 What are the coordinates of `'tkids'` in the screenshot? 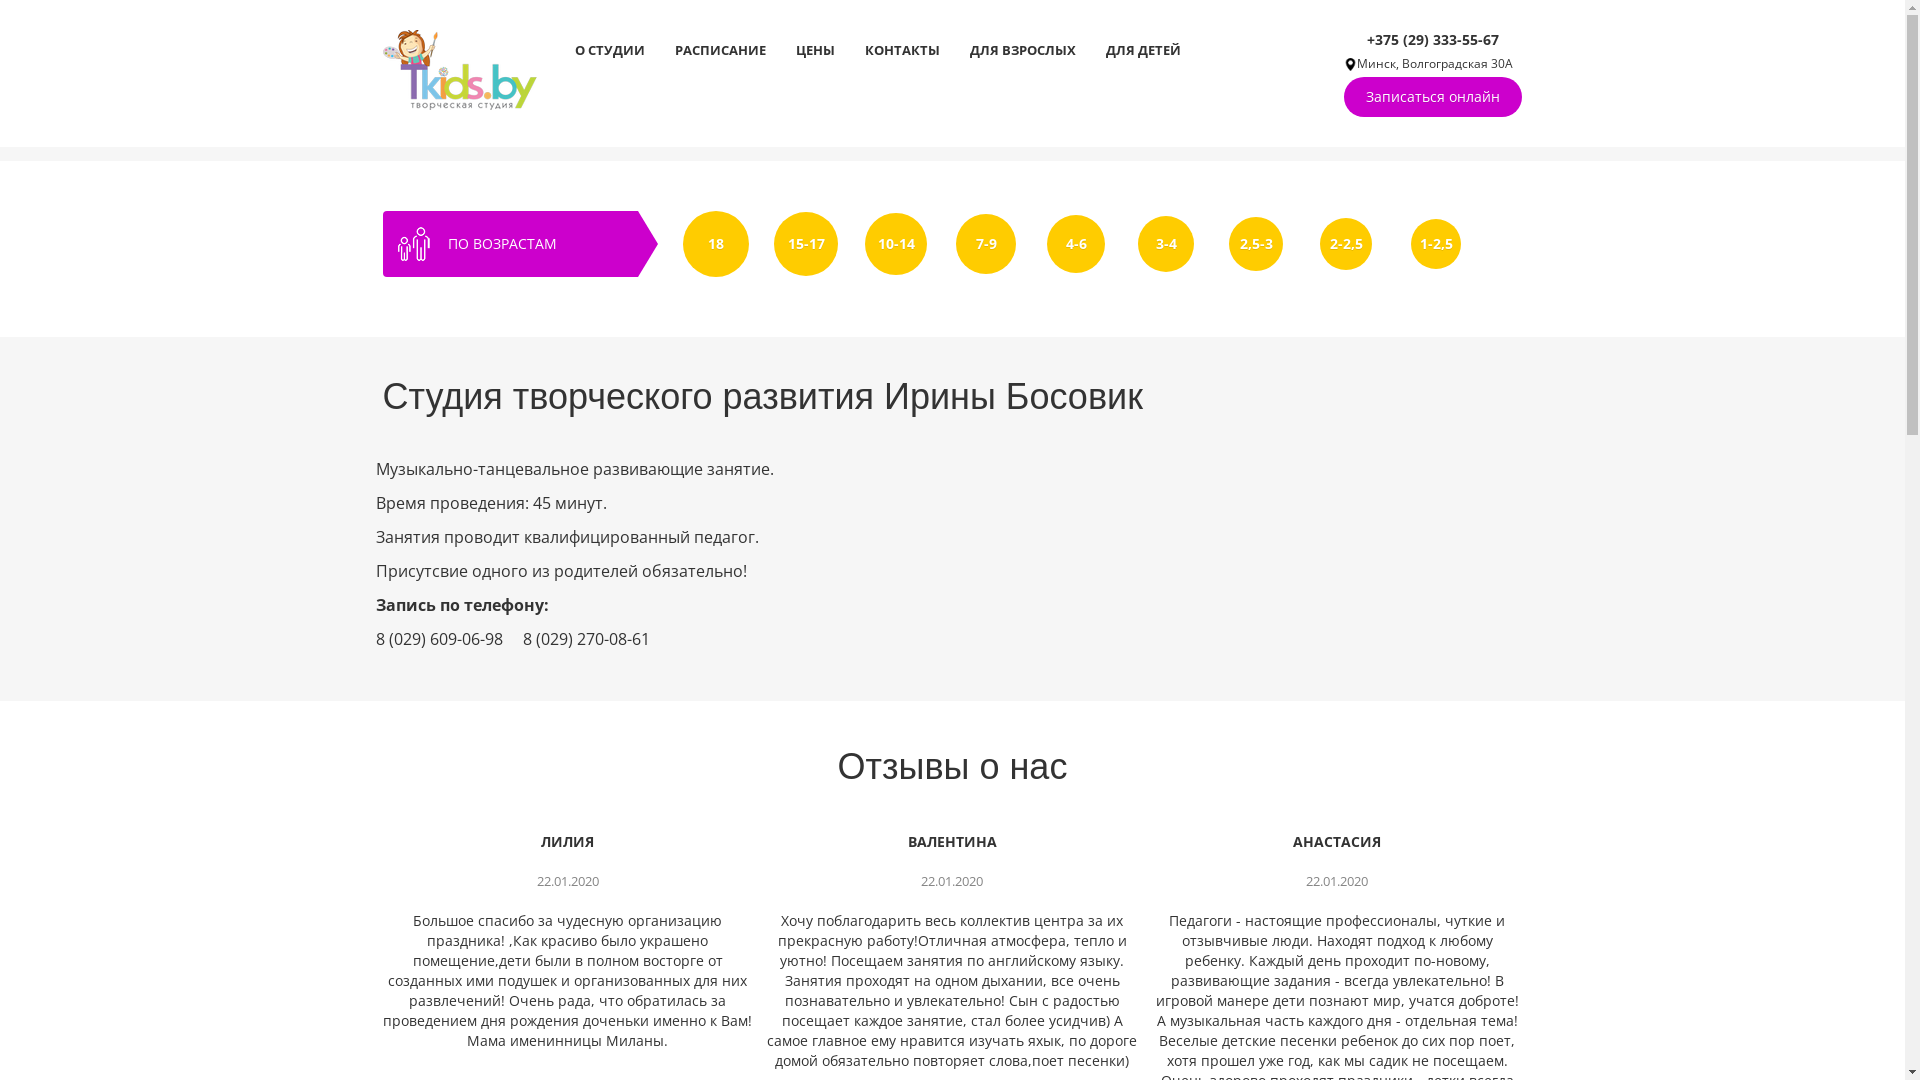 It's located at (458, 67).